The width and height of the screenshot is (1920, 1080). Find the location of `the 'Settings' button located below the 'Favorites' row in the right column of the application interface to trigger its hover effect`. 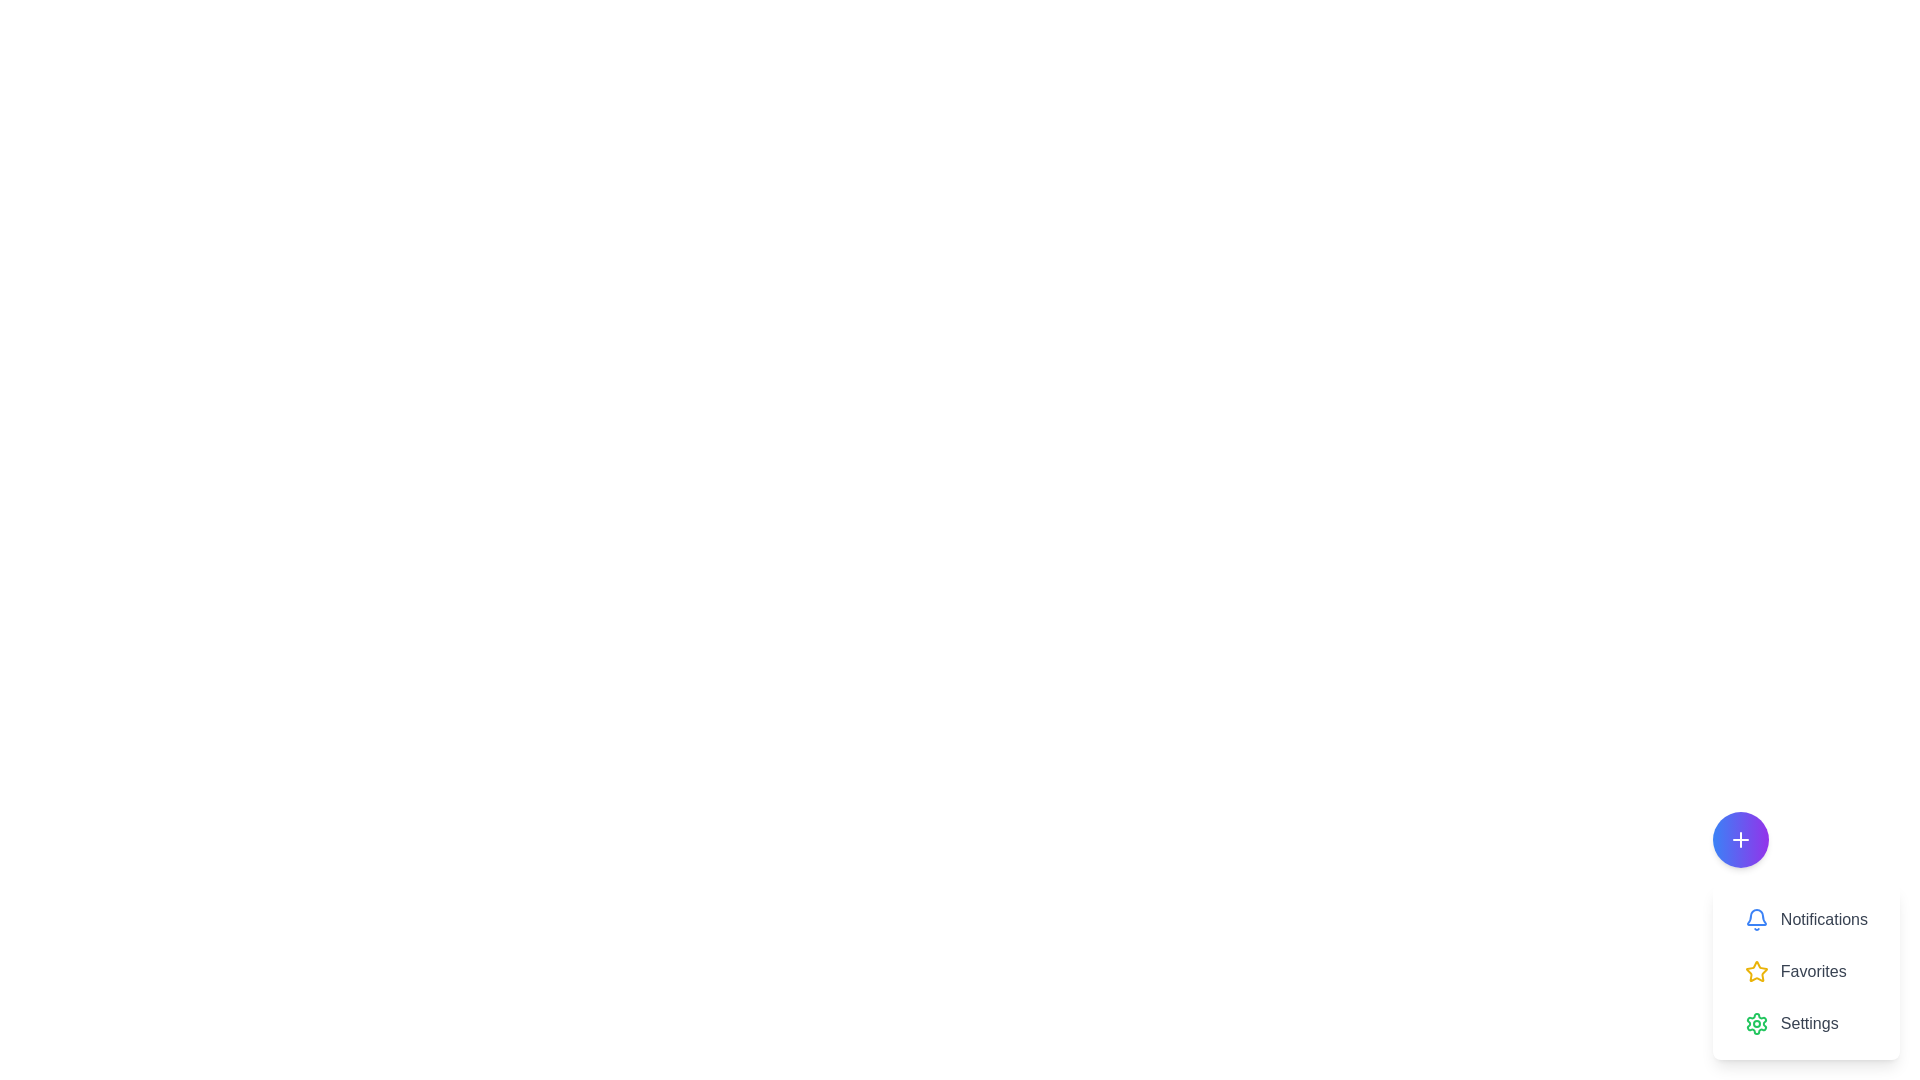

the 'Settings' button located below the 'Favorites' row in the right column of the application interface to trigger its hover effect is located at coordinates (1806, 1023).